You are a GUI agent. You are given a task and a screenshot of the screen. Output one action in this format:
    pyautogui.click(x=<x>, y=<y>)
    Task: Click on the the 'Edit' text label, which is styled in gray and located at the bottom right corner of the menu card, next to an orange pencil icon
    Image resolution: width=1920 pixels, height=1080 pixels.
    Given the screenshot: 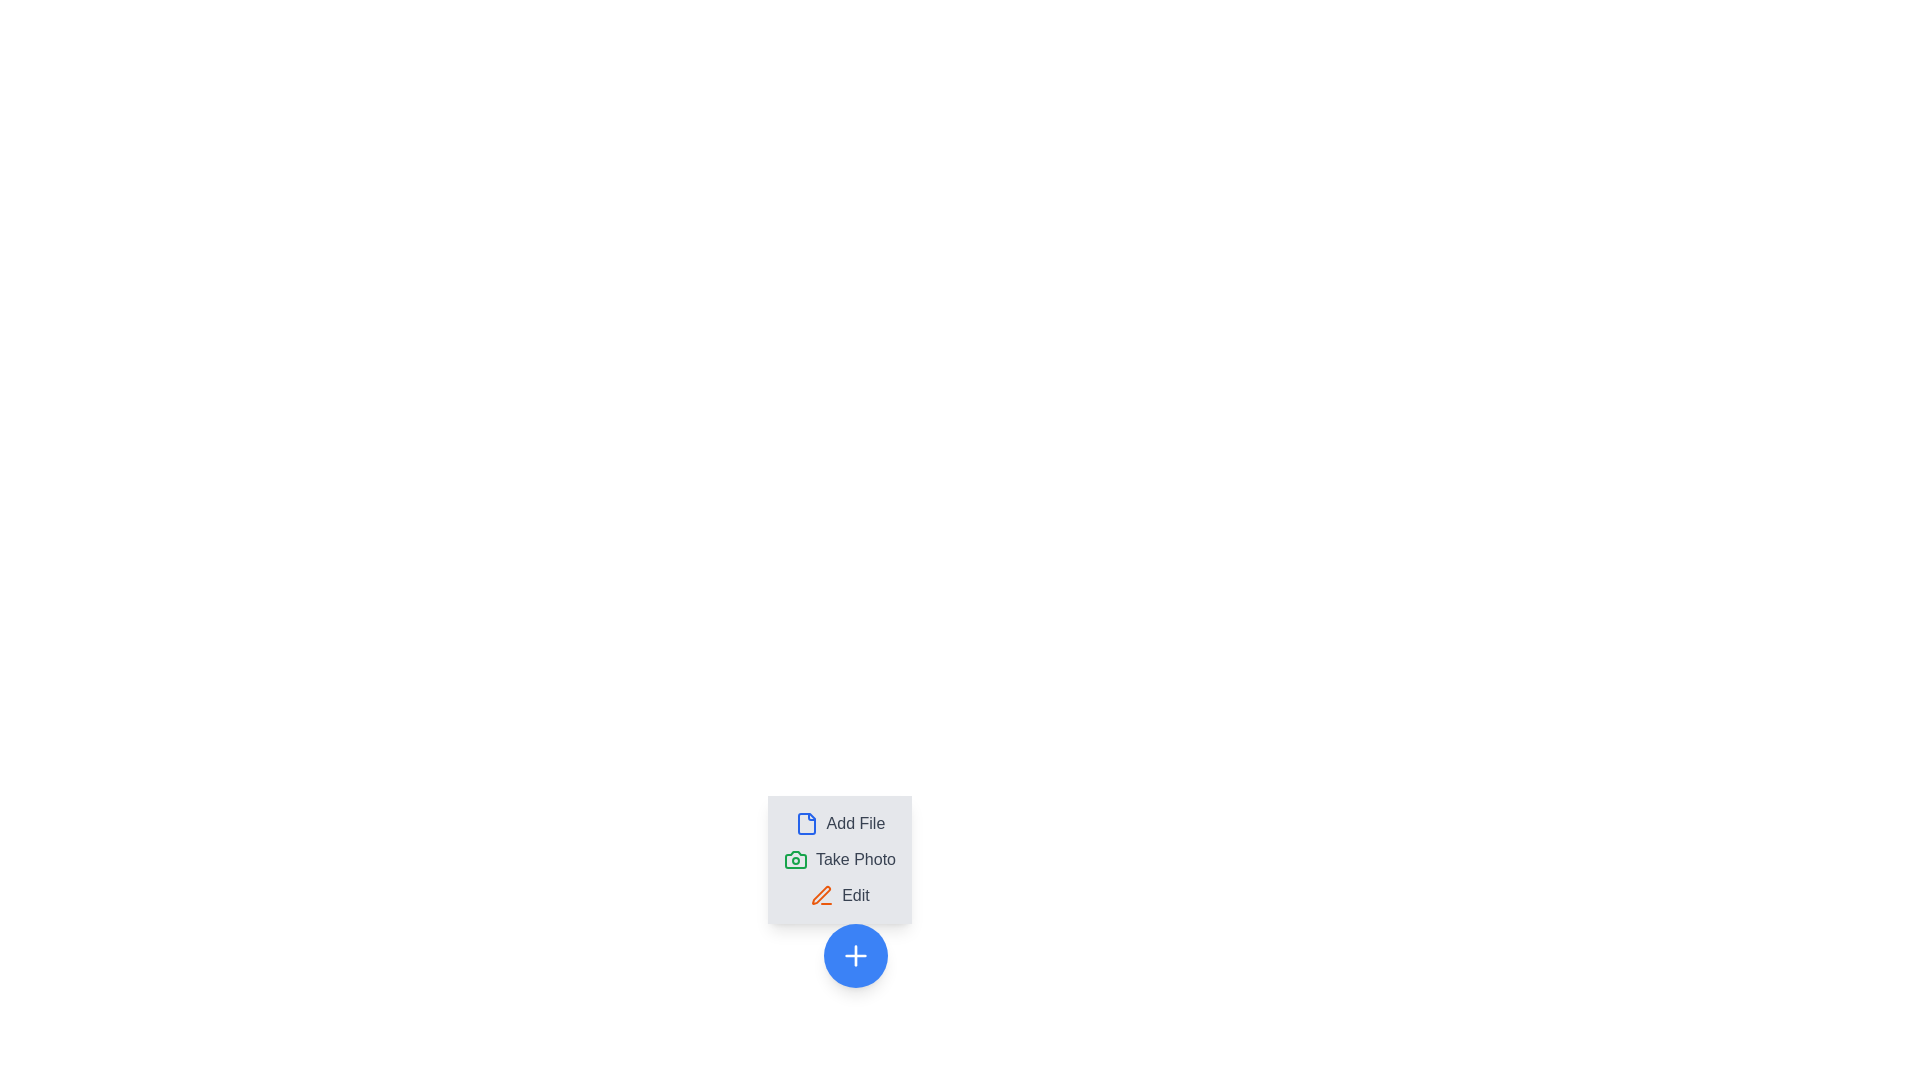 What is the action you would take?
    pyautogui.click(x=855, y=894)
    